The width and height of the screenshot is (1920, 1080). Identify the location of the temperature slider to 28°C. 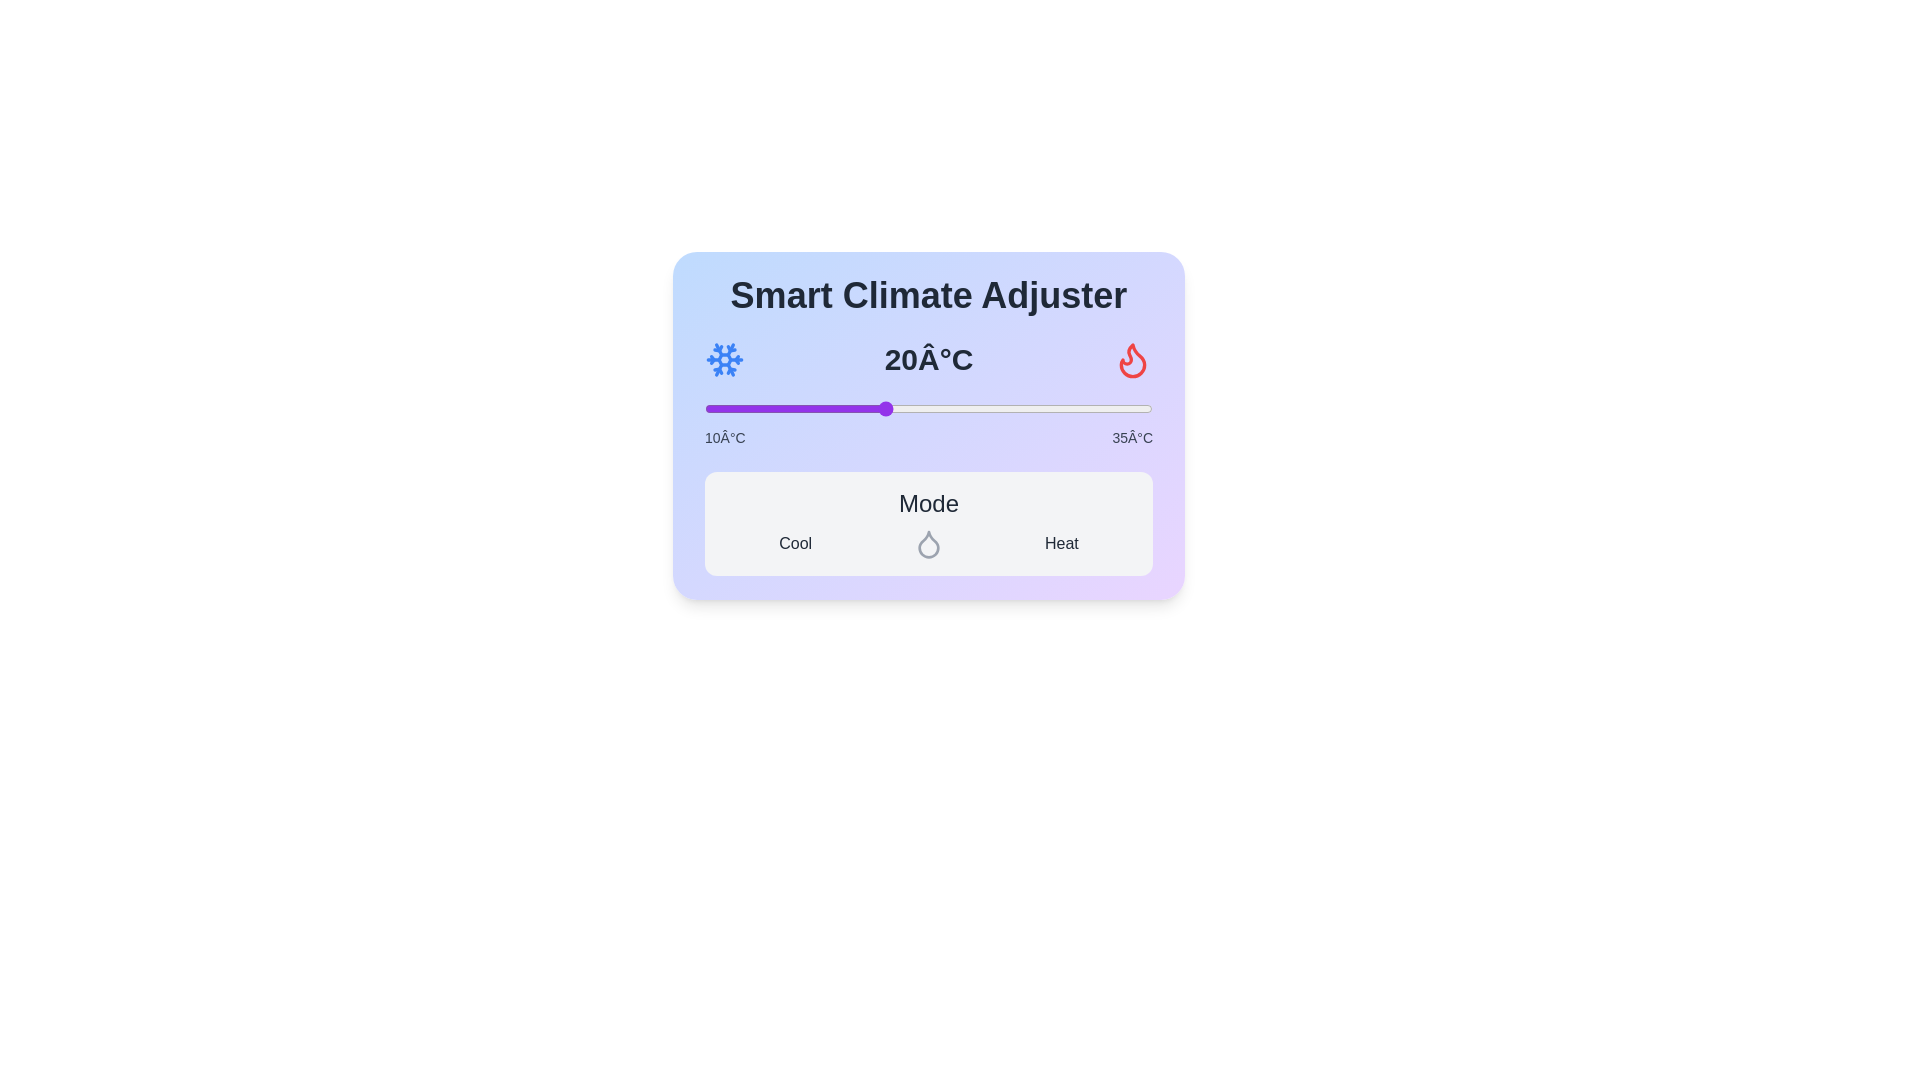
(1027, 407).